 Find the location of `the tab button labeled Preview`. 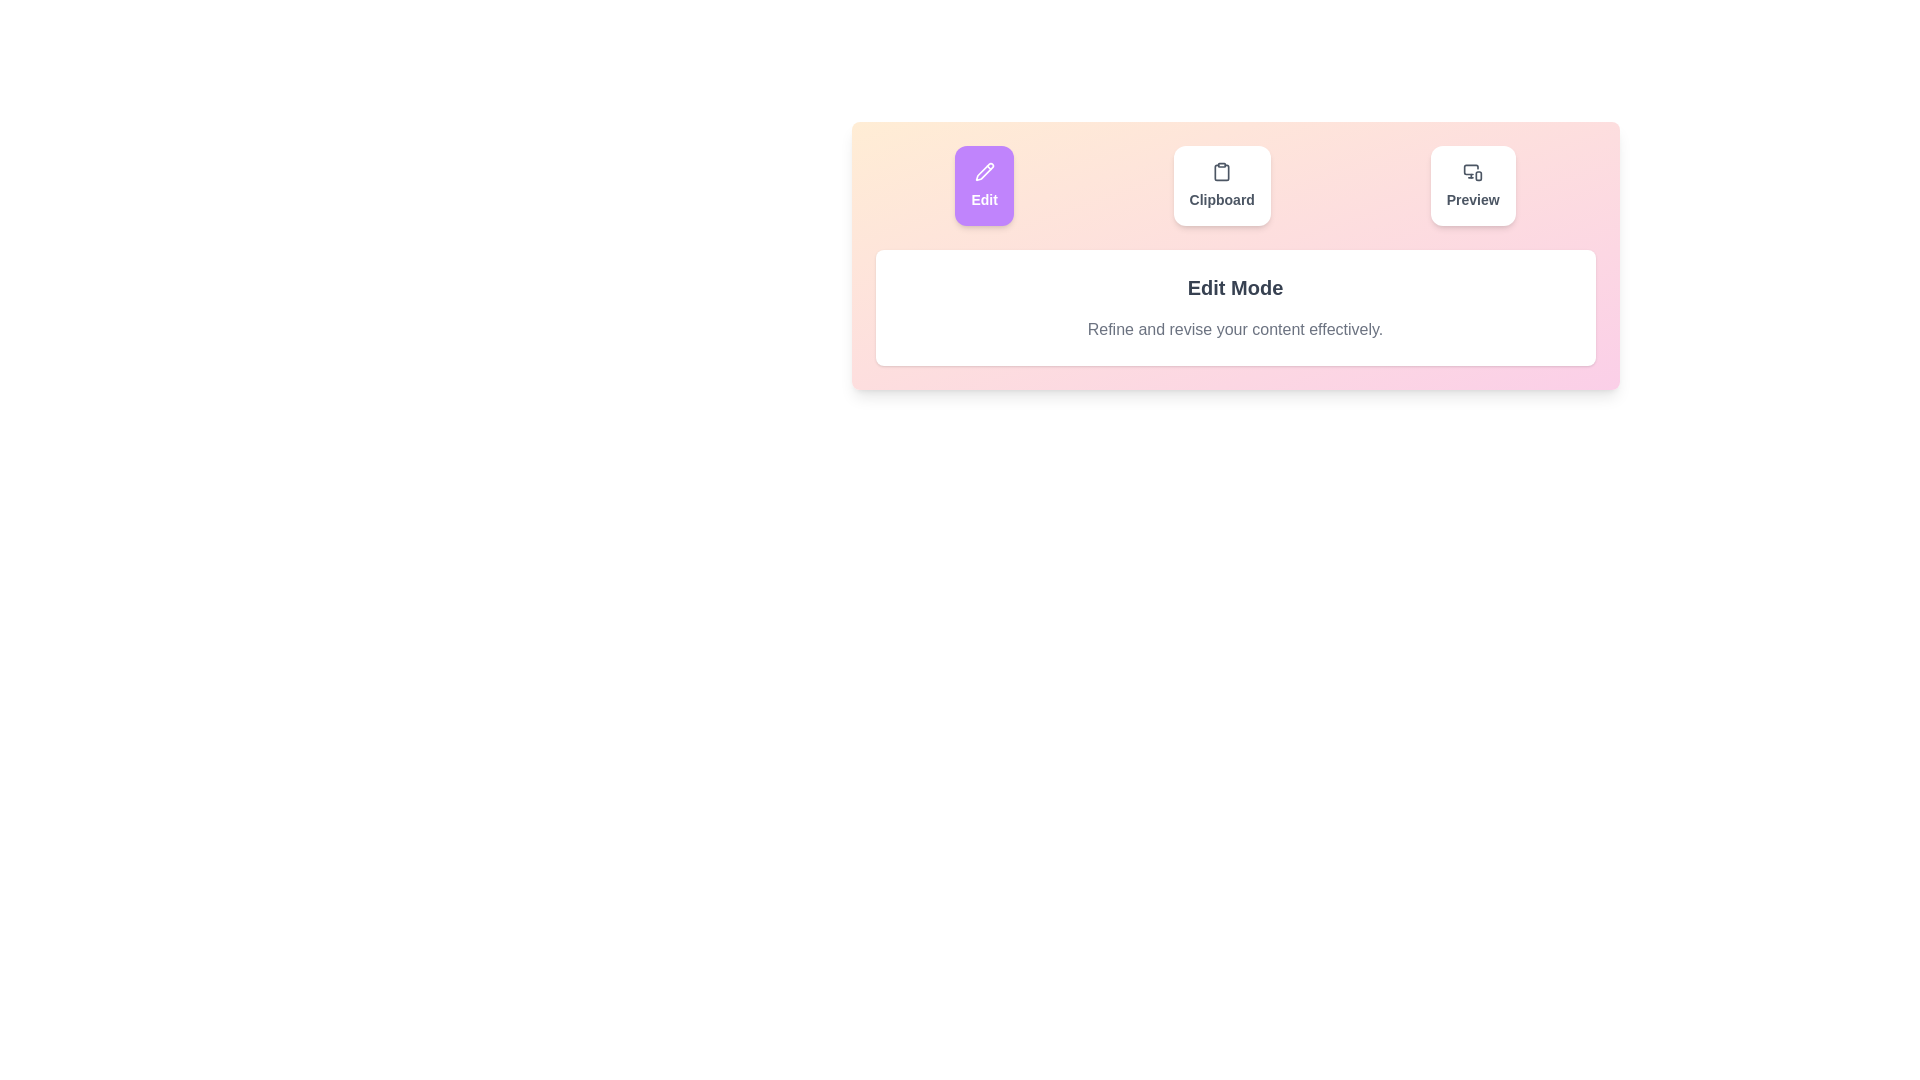

the tab button labeled Preview is located at coordinates (1473, 185).